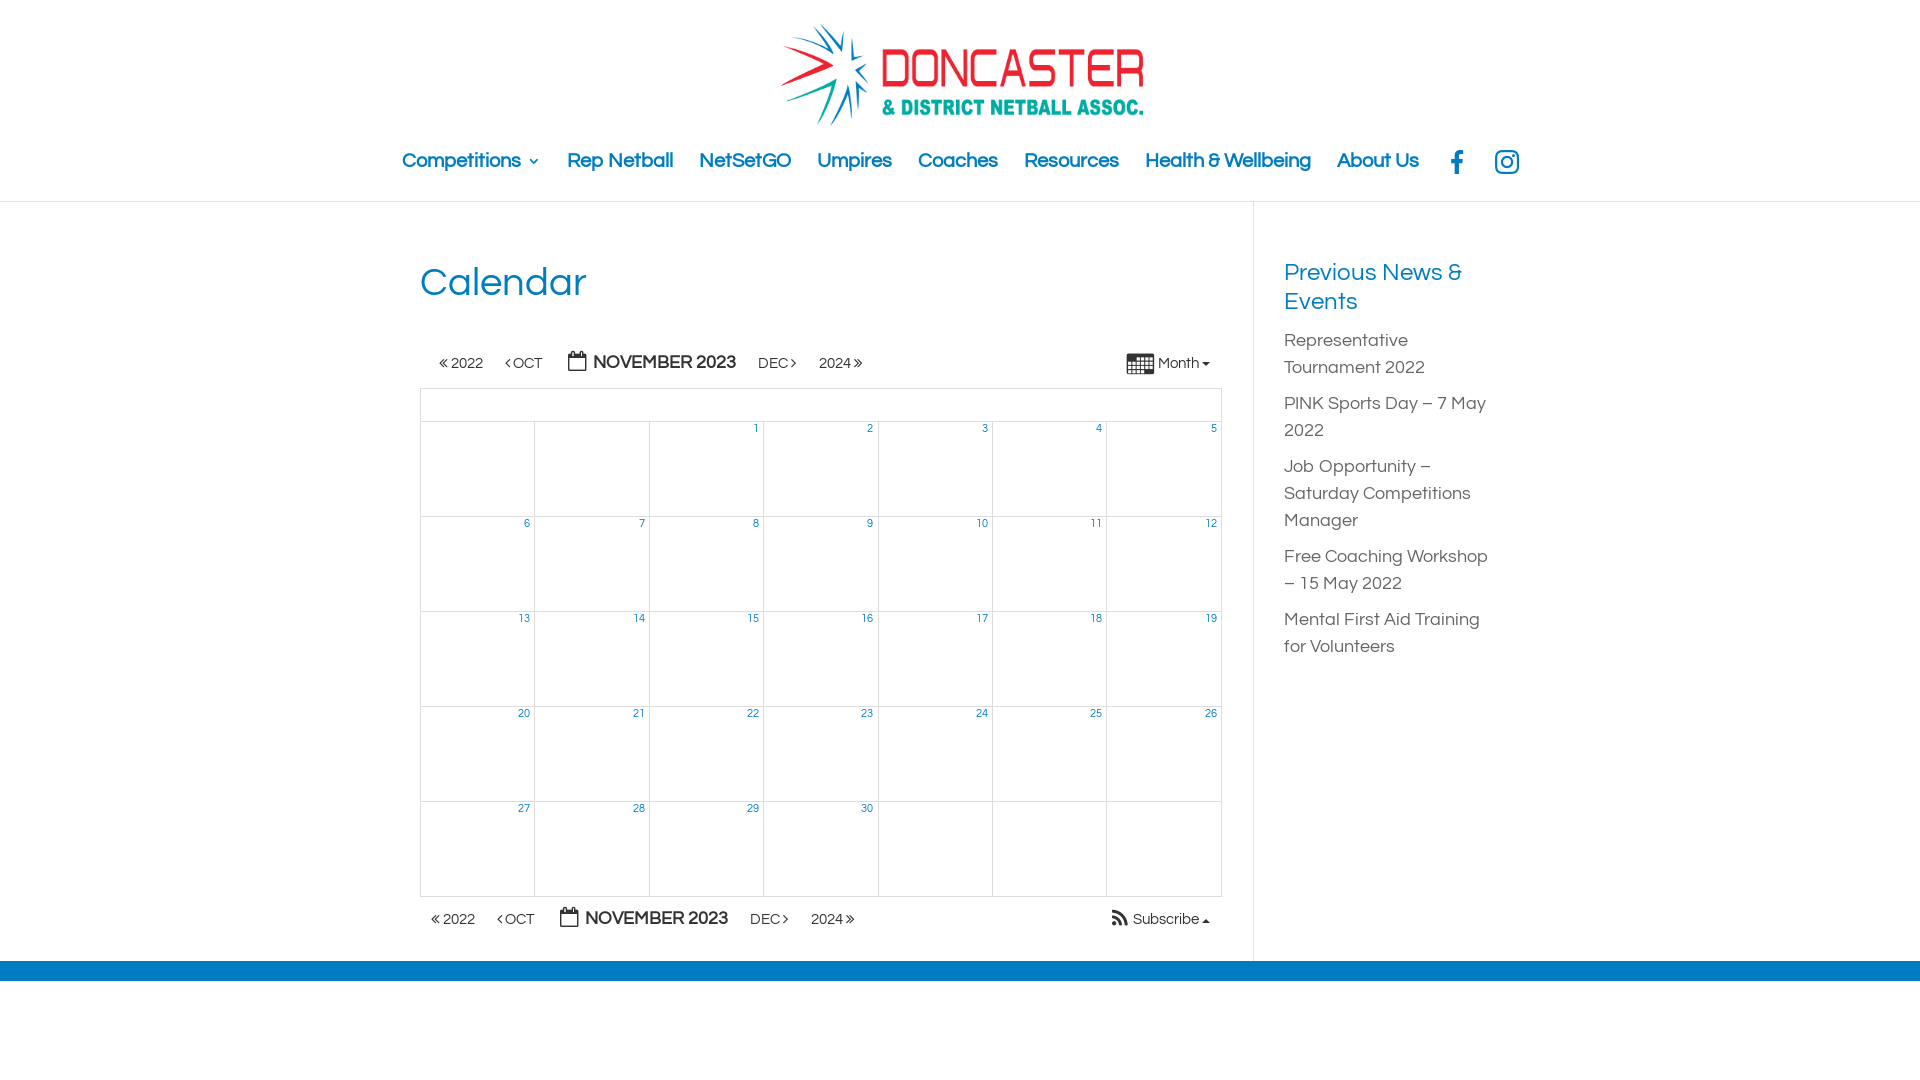 The height and width of the screenshot is (1080, 1920). Describe the element at coordinates (632, 617) in the screenshot. I see `'14'` at that location.